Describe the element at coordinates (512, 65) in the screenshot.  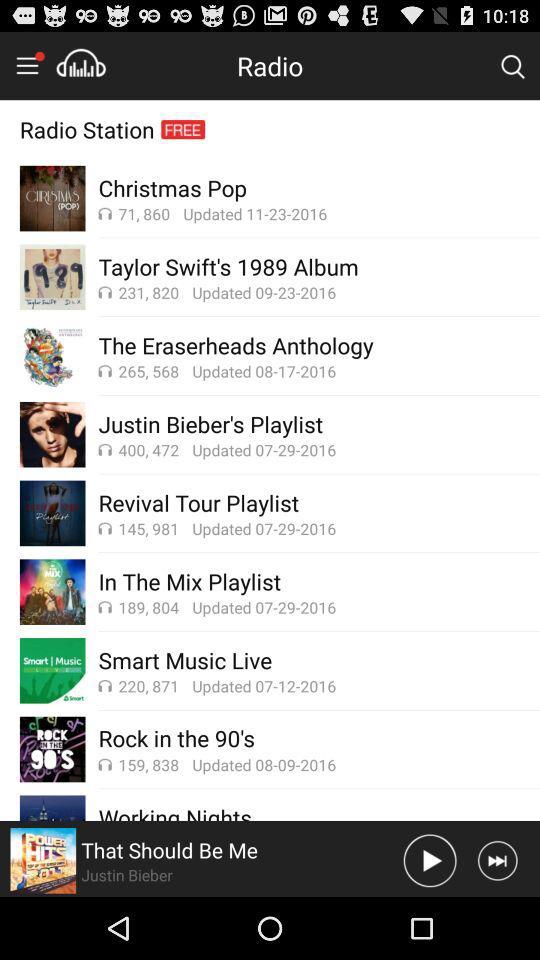
I see `search` at that location.